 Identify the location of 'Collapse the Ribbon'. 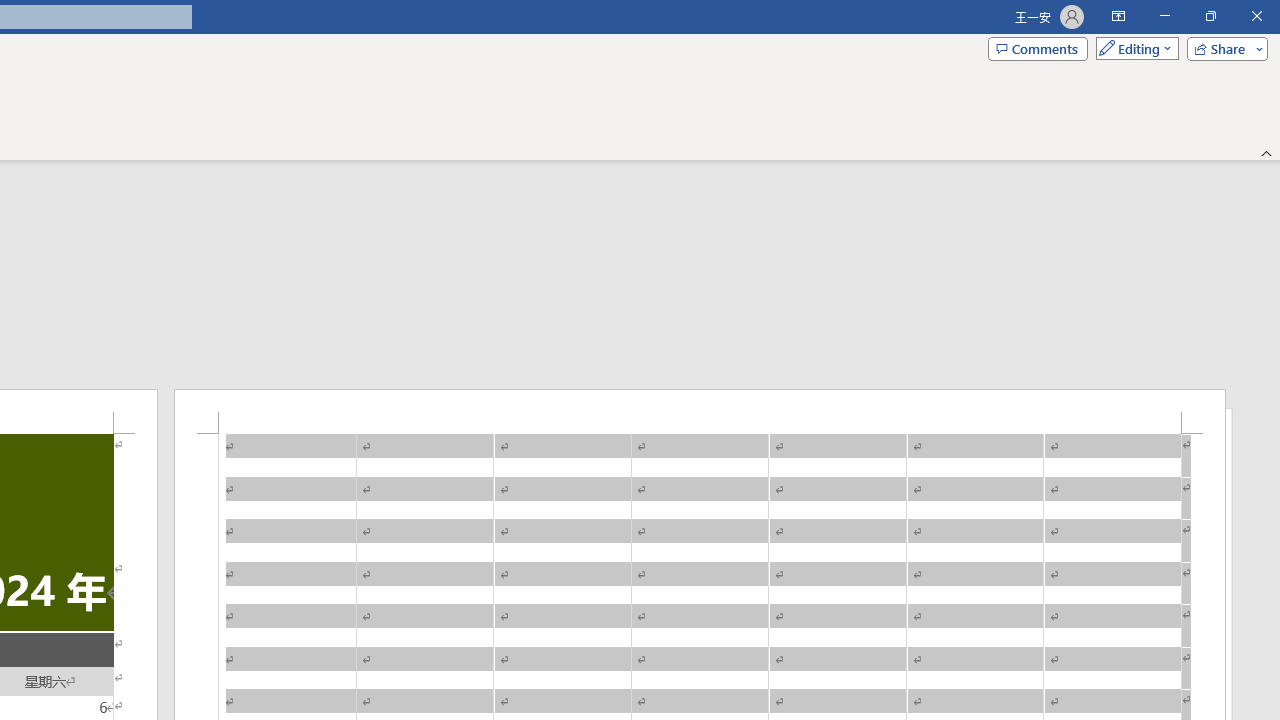
(1266, 152).